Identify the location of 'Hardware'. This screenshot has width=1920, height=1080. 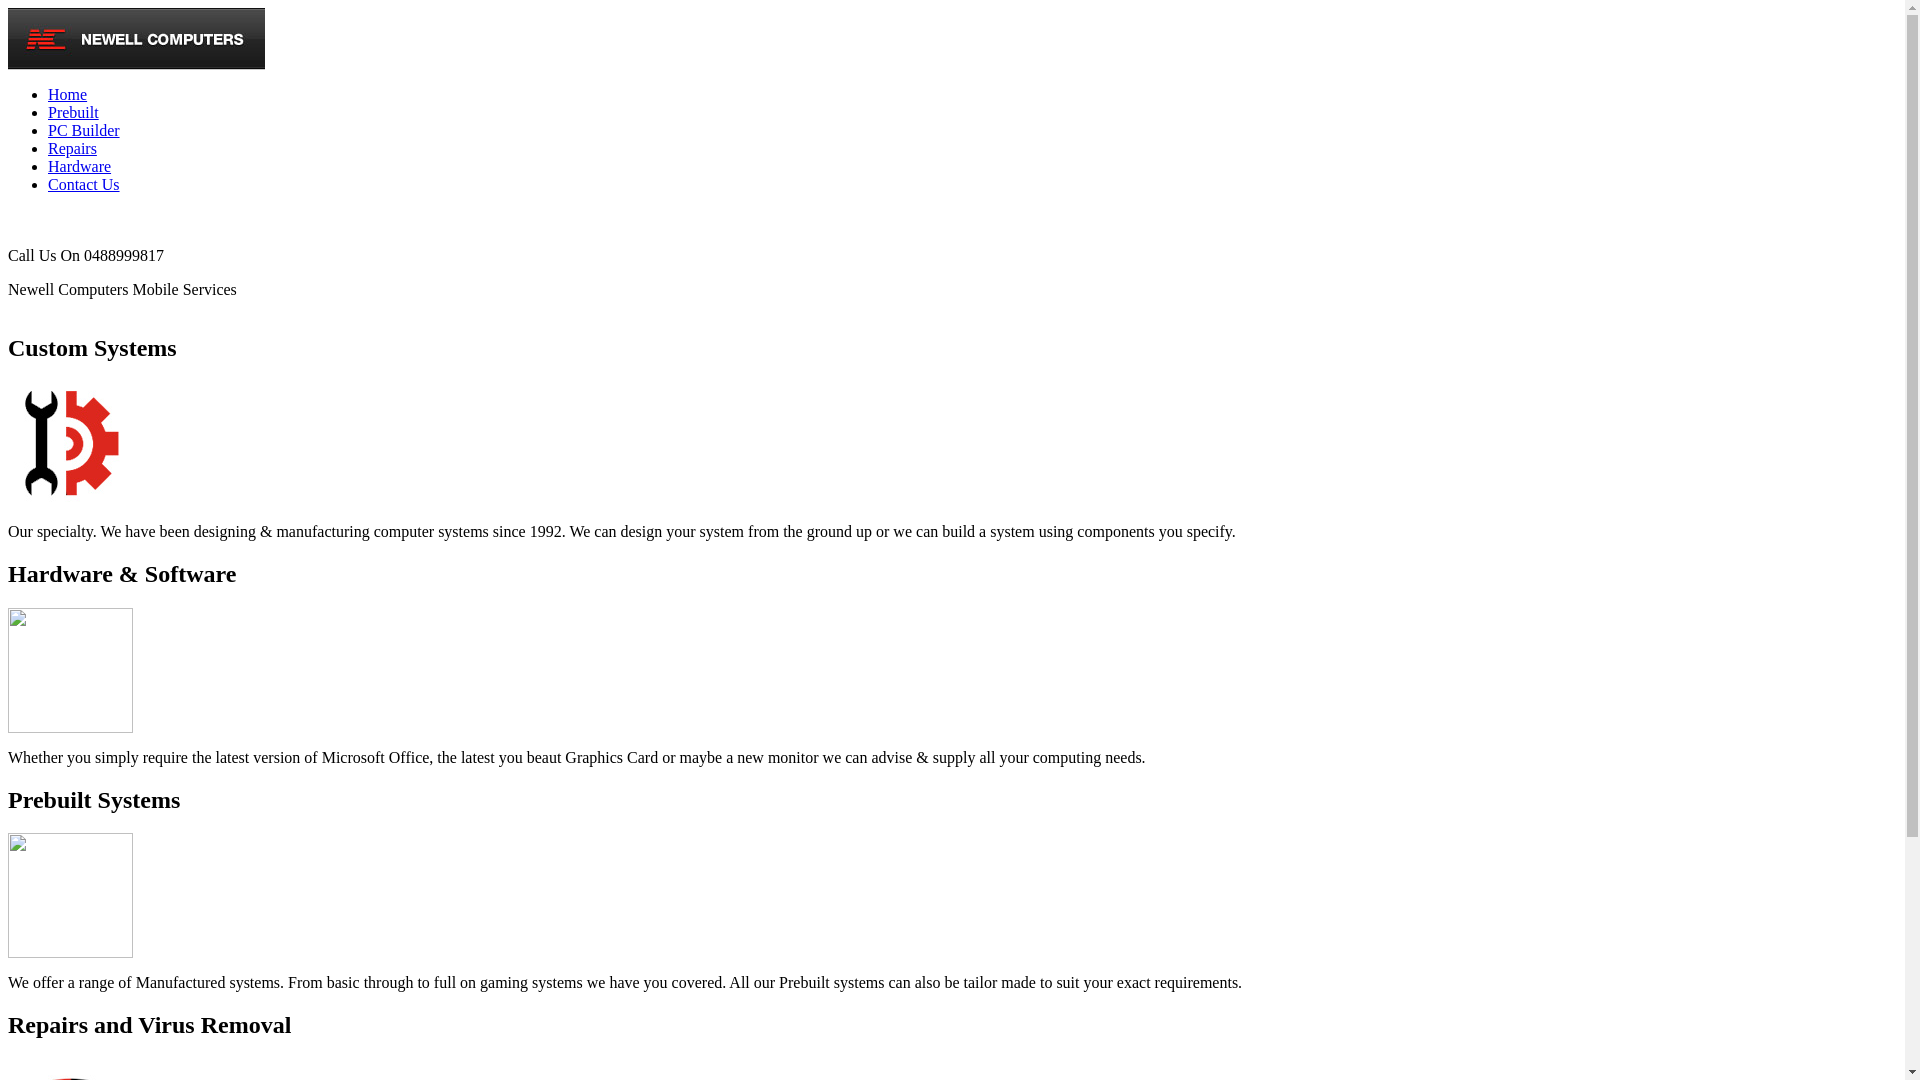
(48, 165).